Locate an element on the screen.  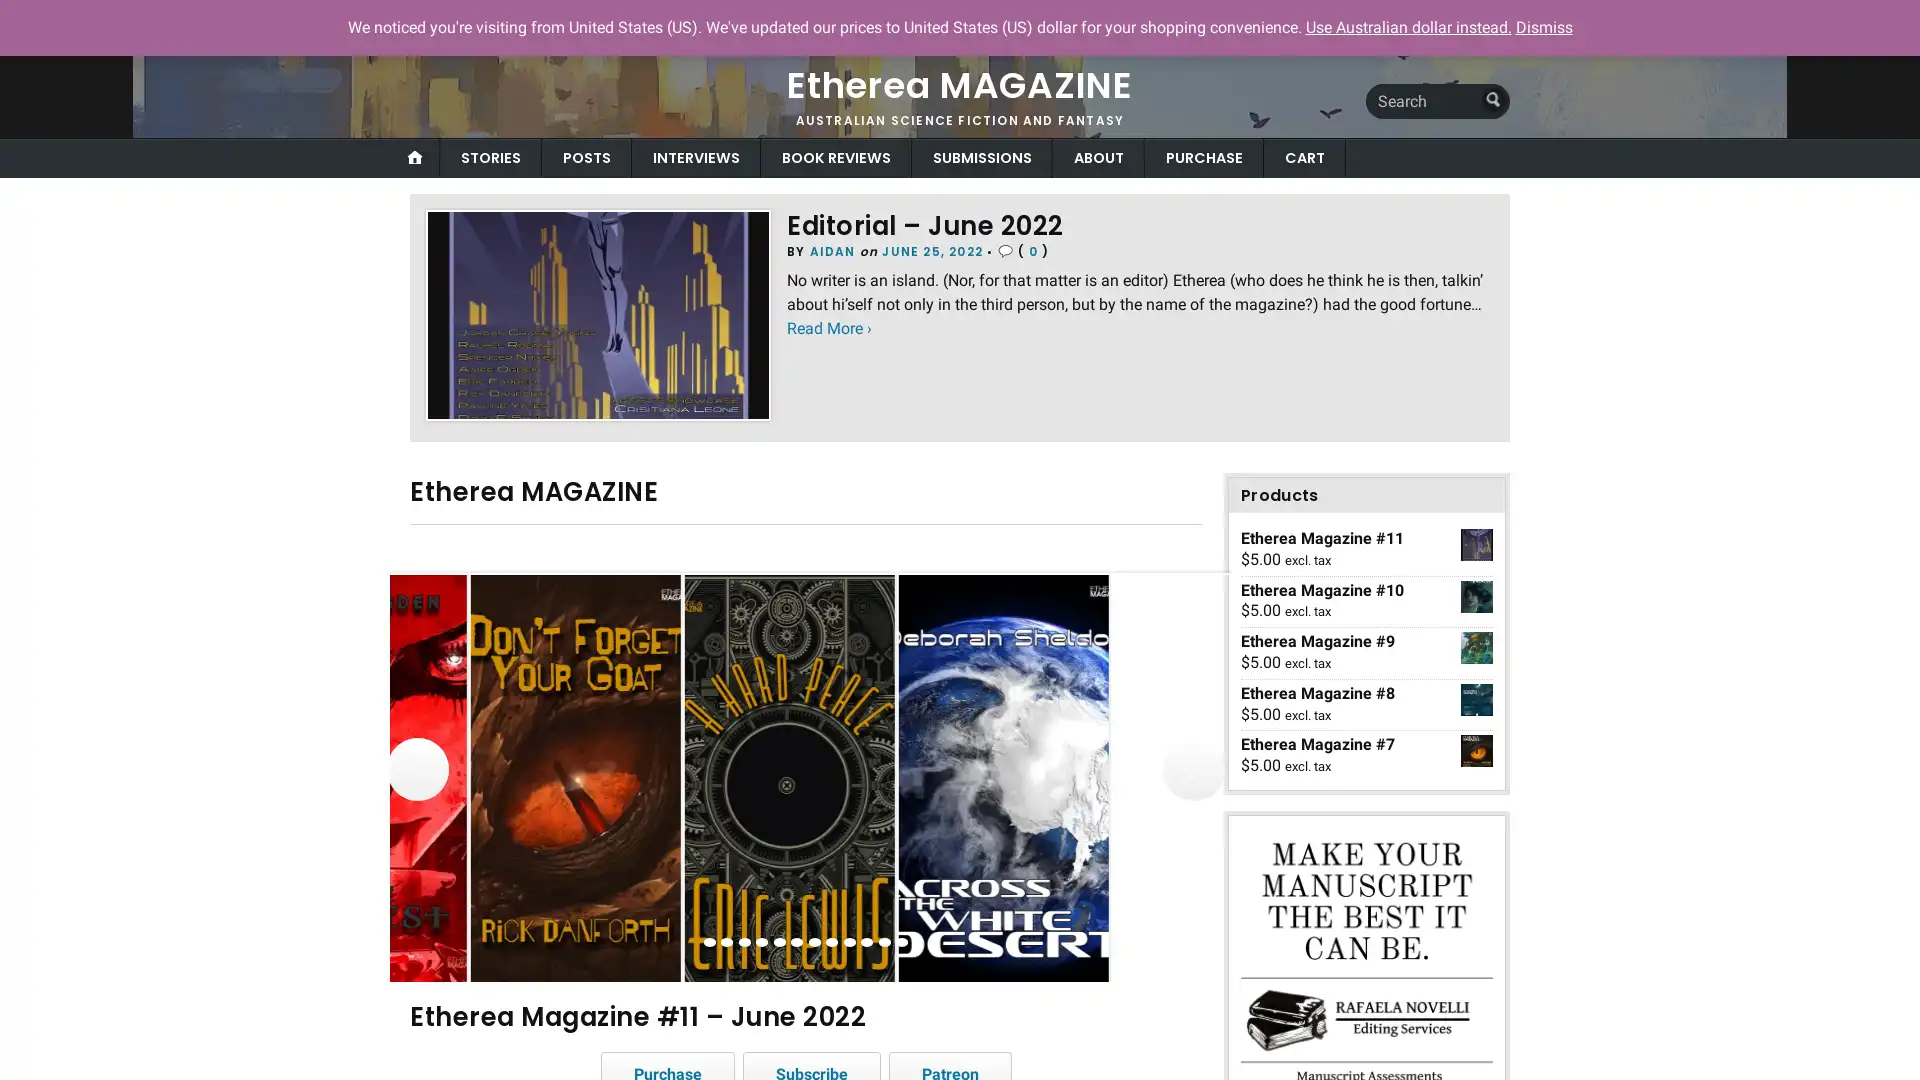
view image 10 of 12 in carousel is located at coordinates (867, 941).